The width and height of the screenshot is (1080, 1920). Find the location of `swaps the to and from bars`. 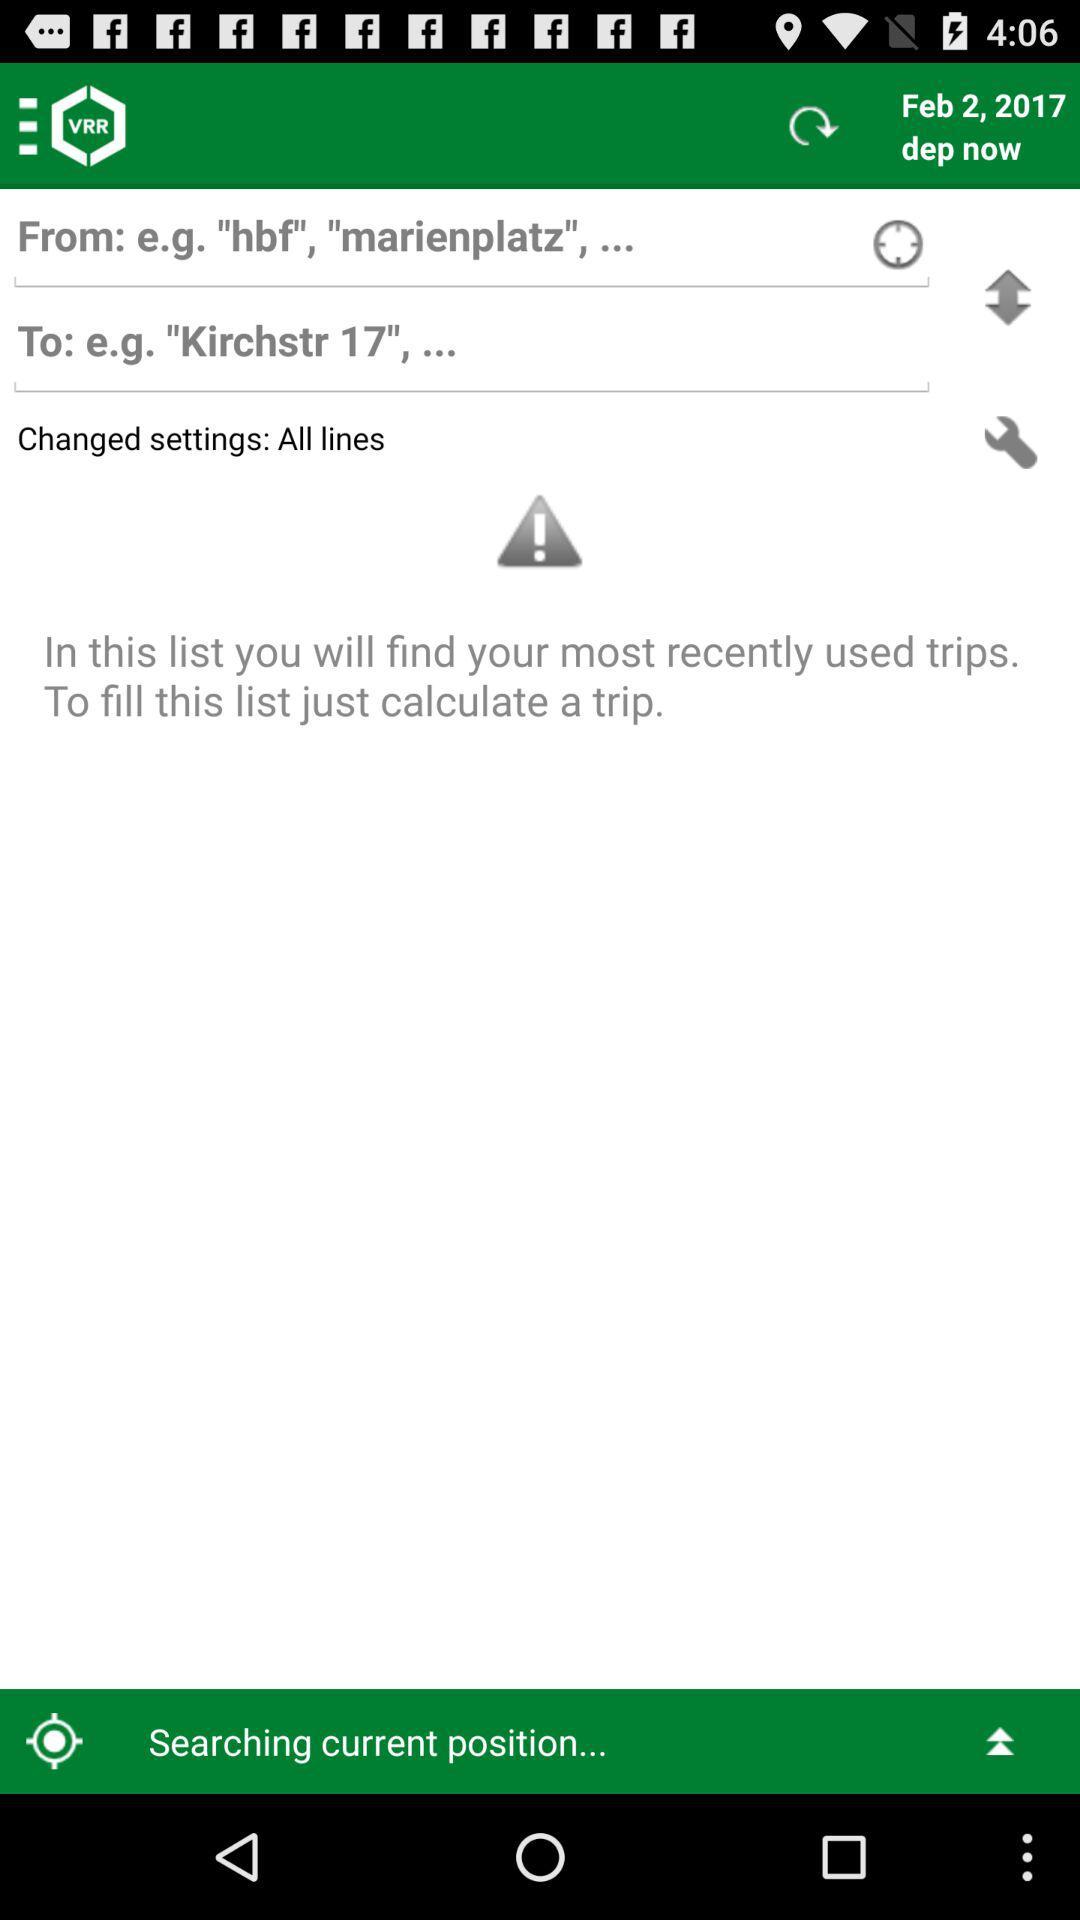

swaps the to and from bars is located at coordinates (1007, 296).